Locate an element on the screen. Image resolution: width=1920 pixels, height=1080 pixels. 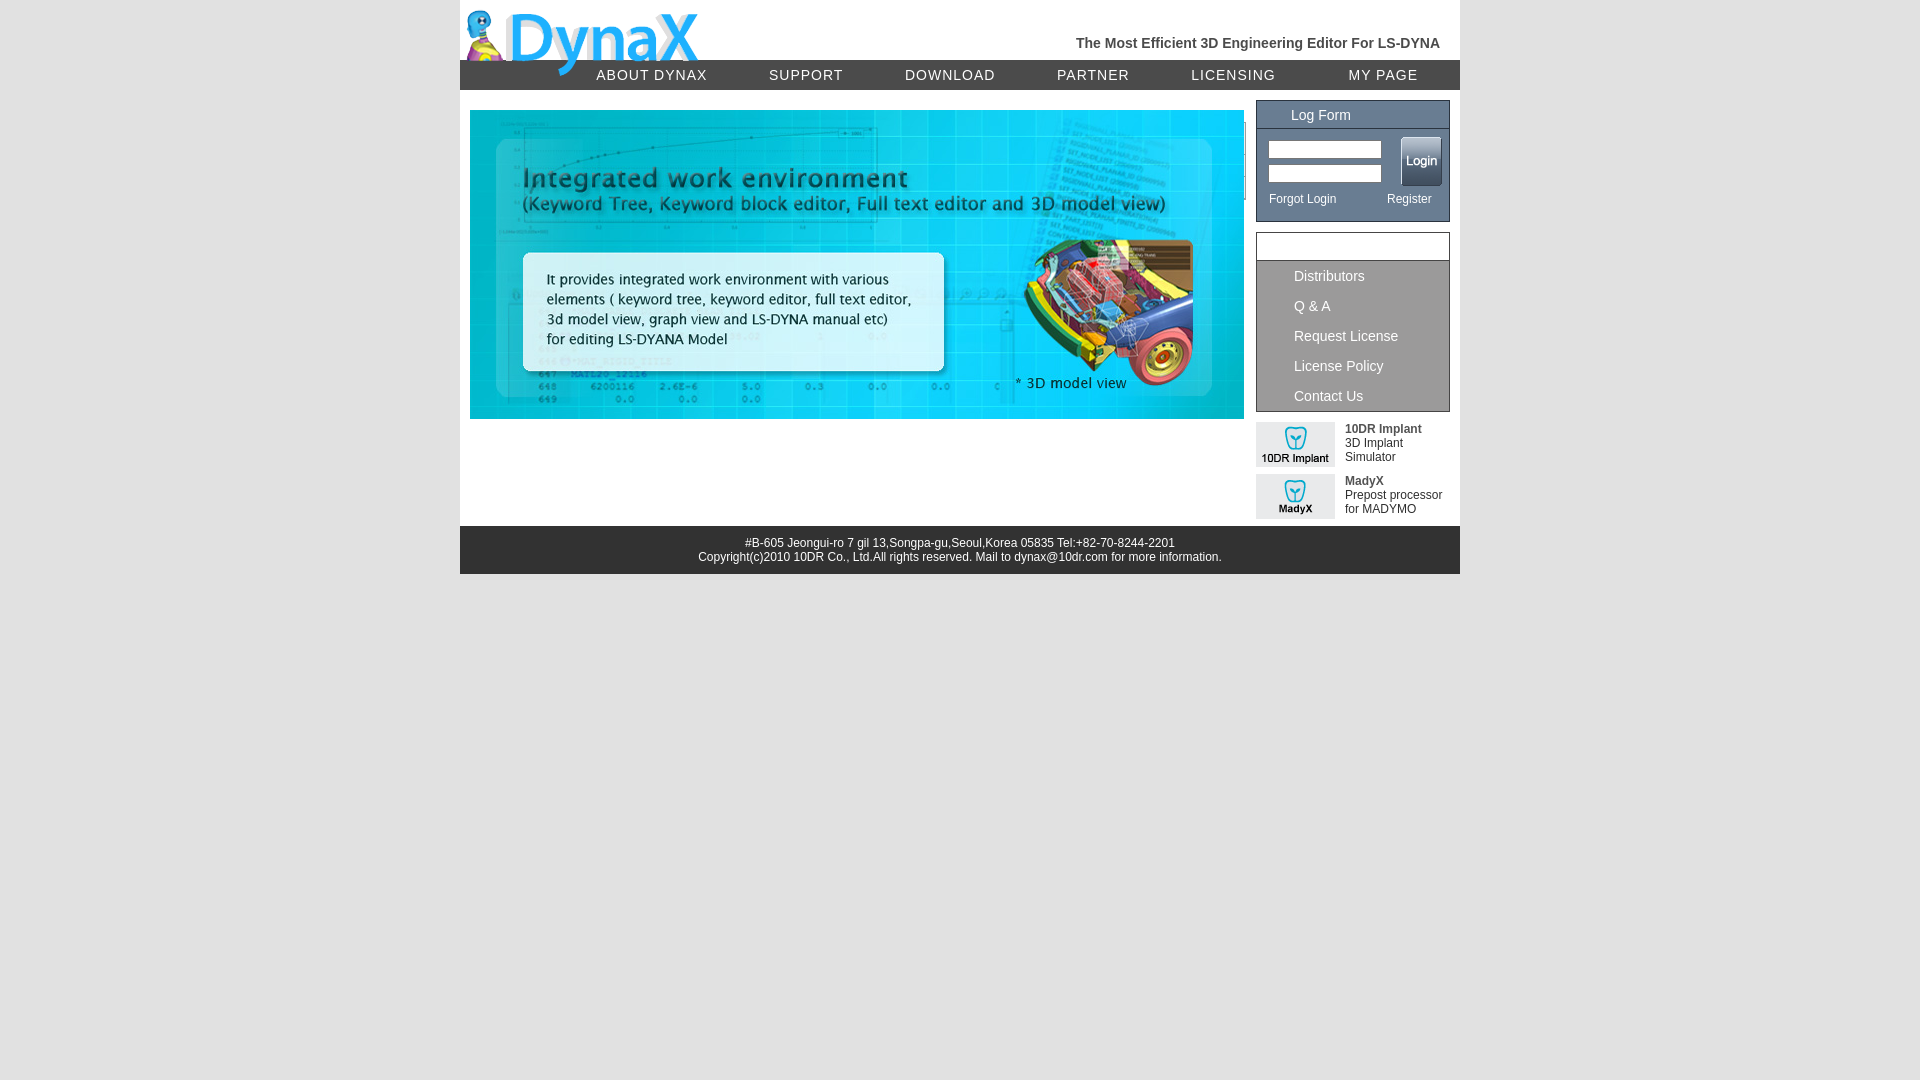
'LICENSING' is located at coordinates (1232, 73).